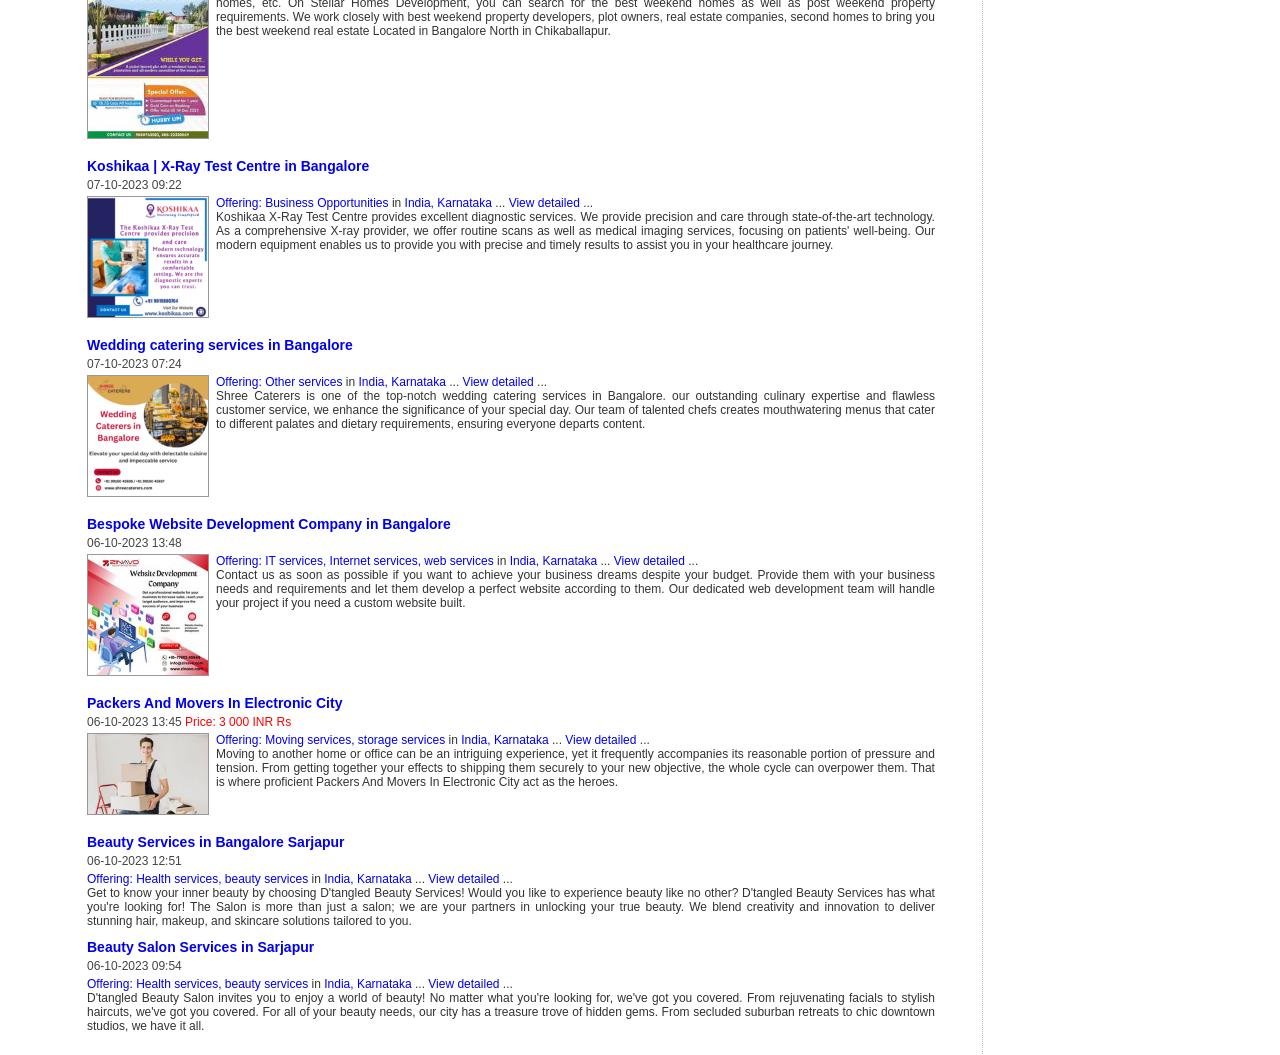  What do you see at coordinates (573, 230) in the screenshot?
I see `'Koshikaa X-Ray Test Centre provides excellent diagnostic services. We provide precision and care through state-of-the-art technology. As a comprehensive X-ray provider,  we offer routine scans as well as medical imaging services,  focusing on patients' well-being. Our modern equipment enables us to provide you with precise and timely results to assist you in your healthcare journey.'` at bounding box center [573, 230].